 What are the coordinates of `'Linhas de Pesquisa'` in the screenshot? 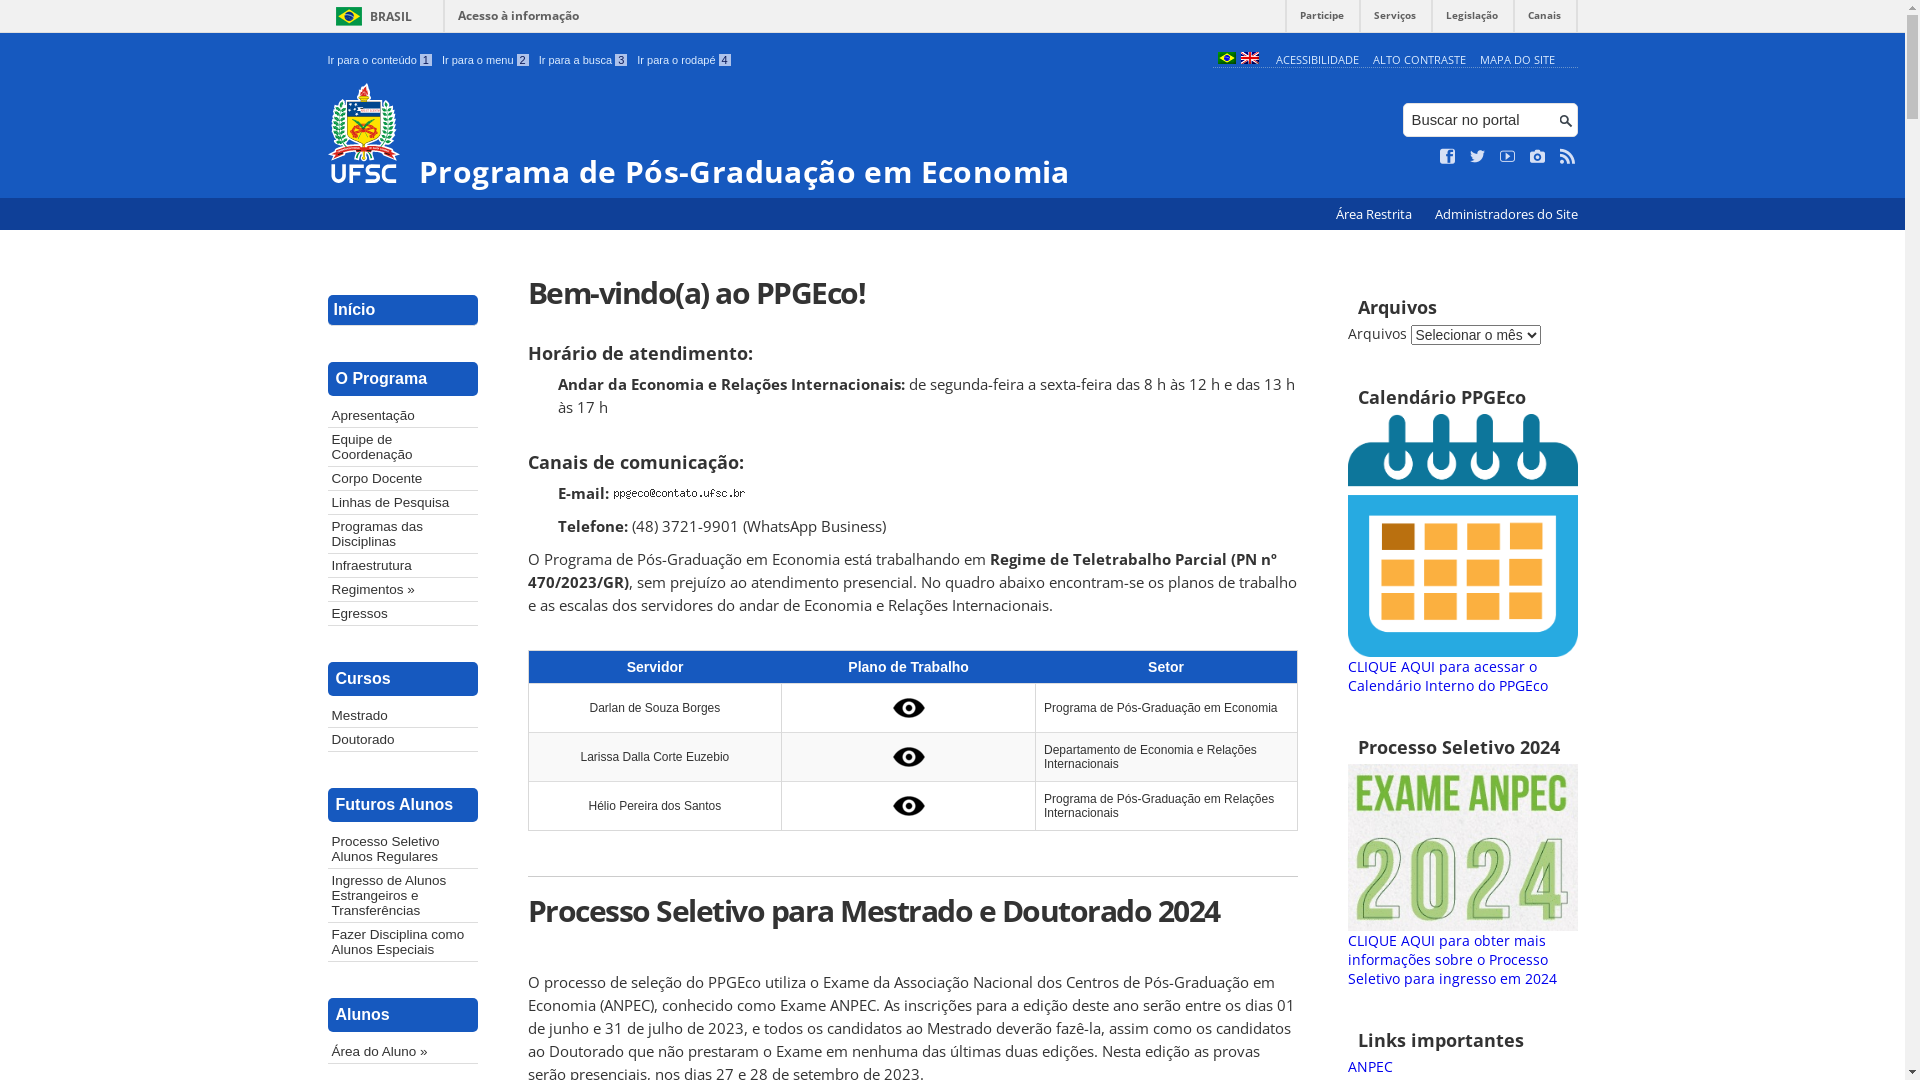 It's located at (327, 501).